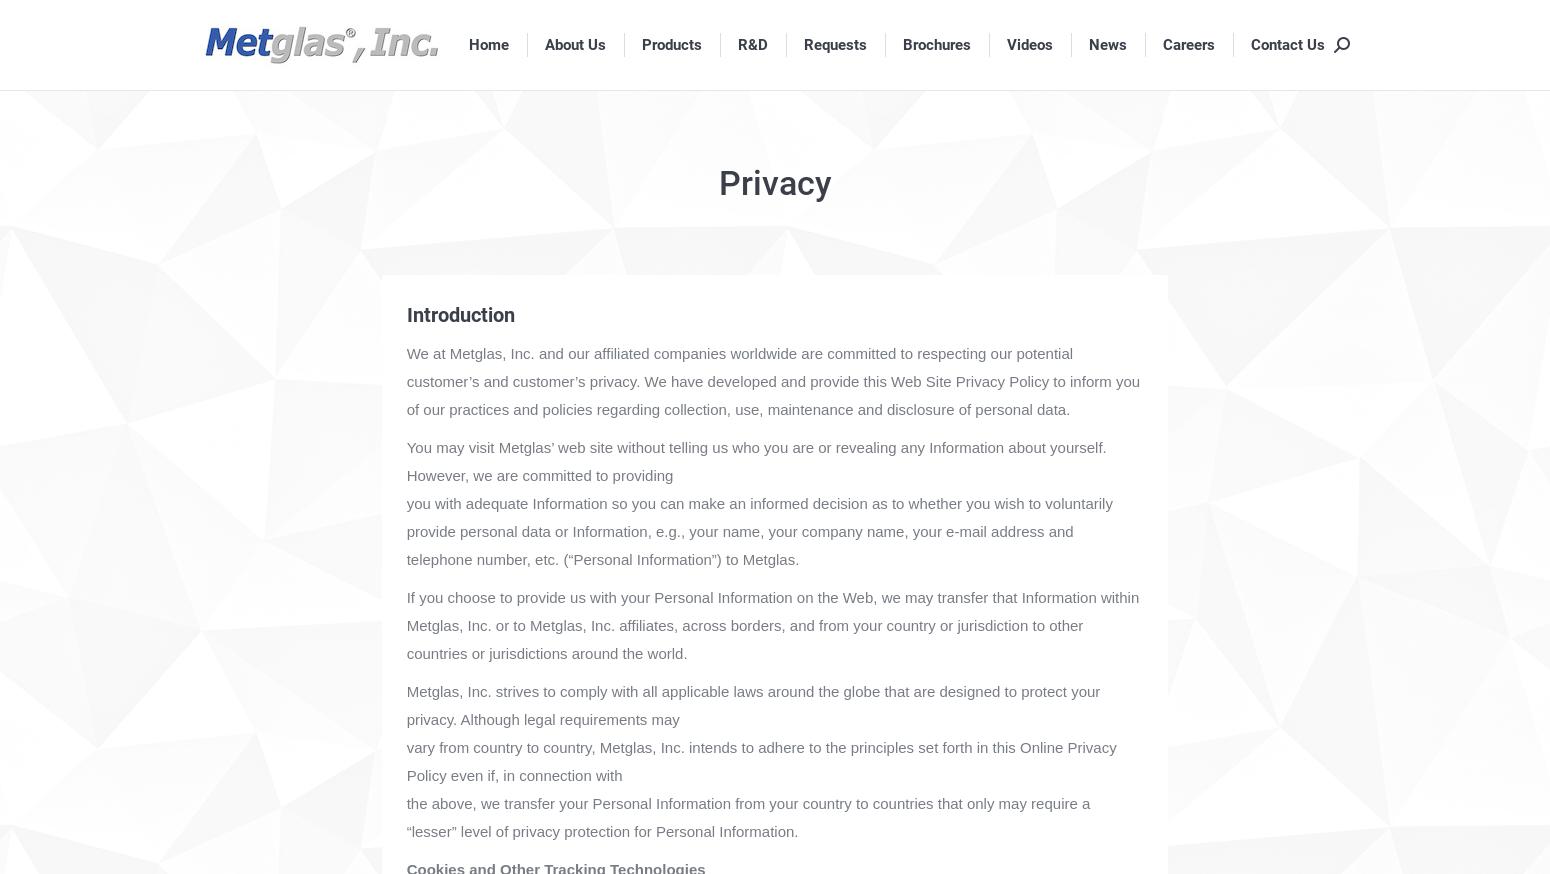 The width and height of the screenshot is (1550, 874). I want to click on 'Contact Us', so click(1250, 42).